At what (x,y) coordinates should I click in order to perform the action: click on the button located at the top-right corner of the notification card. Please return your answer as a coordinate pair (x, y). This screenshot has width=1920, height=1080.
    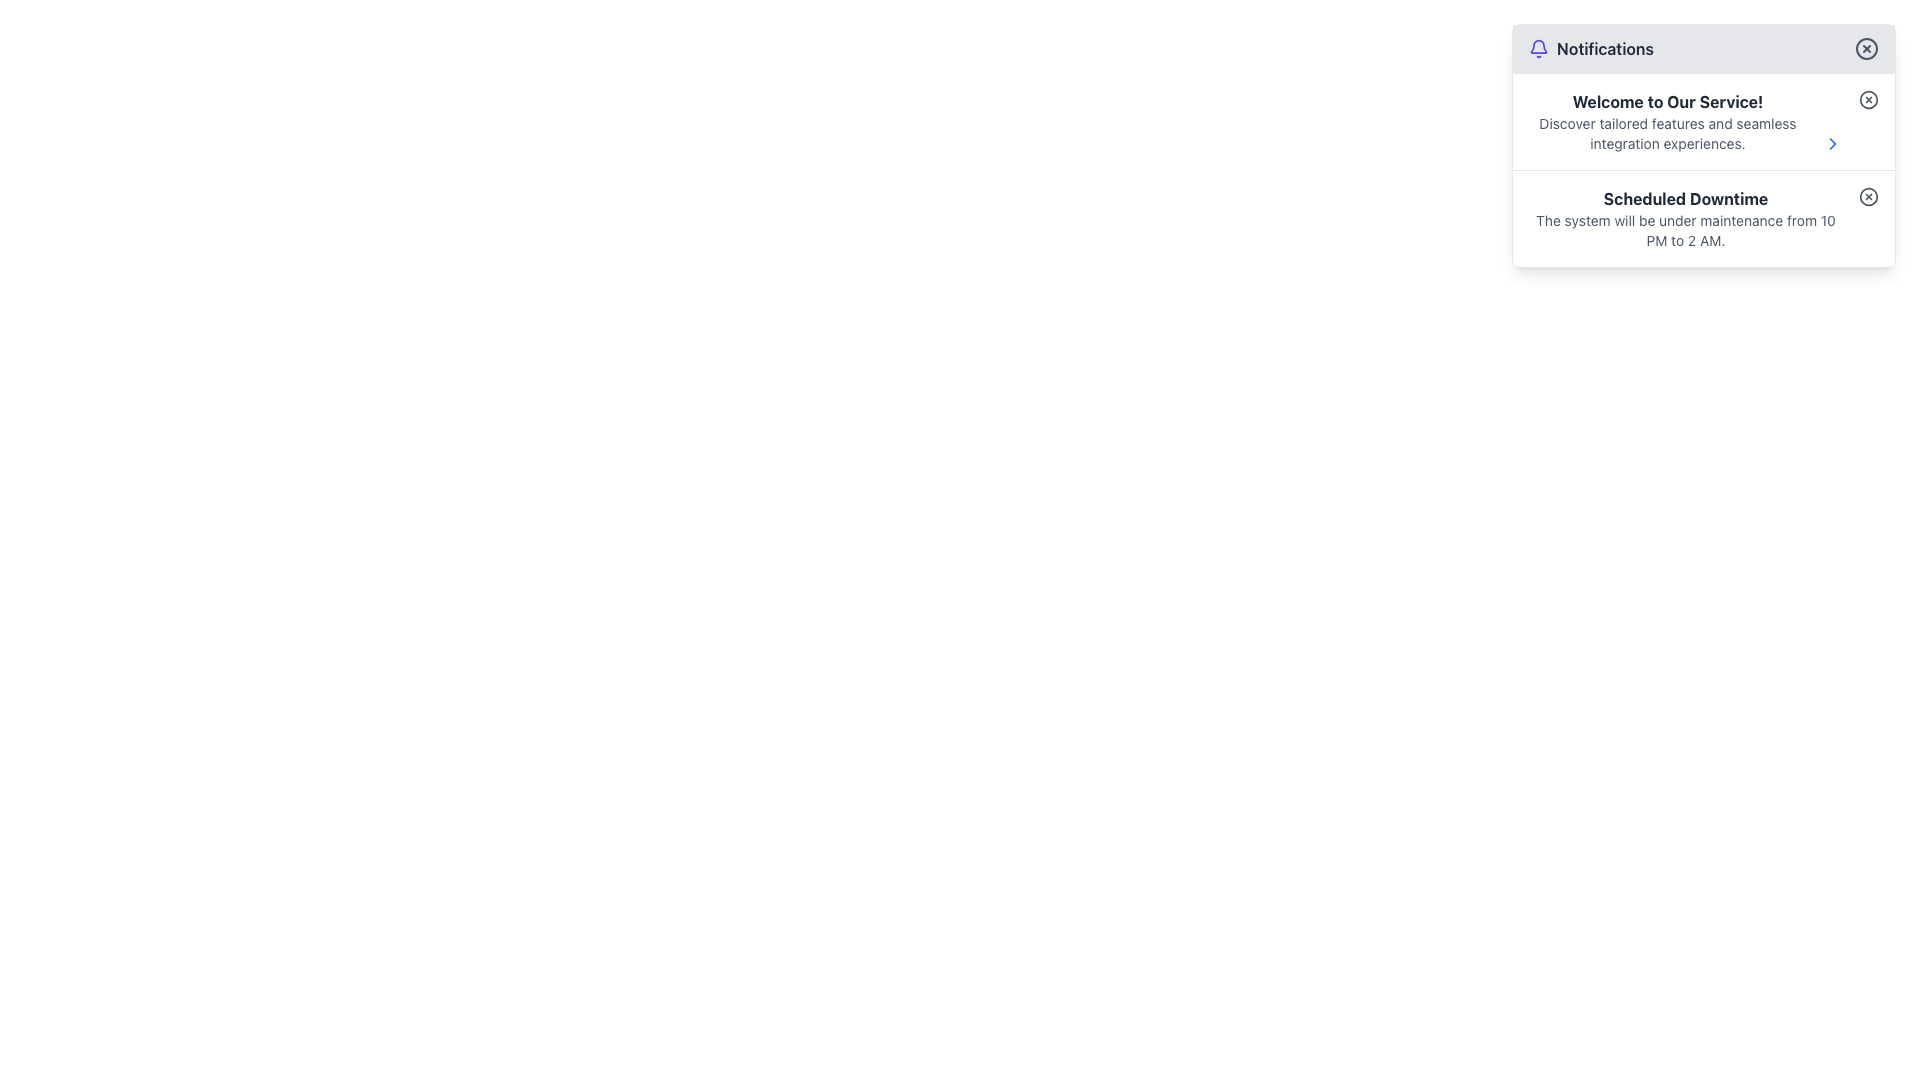
    Looking at the image, I should click on (1867, 100).